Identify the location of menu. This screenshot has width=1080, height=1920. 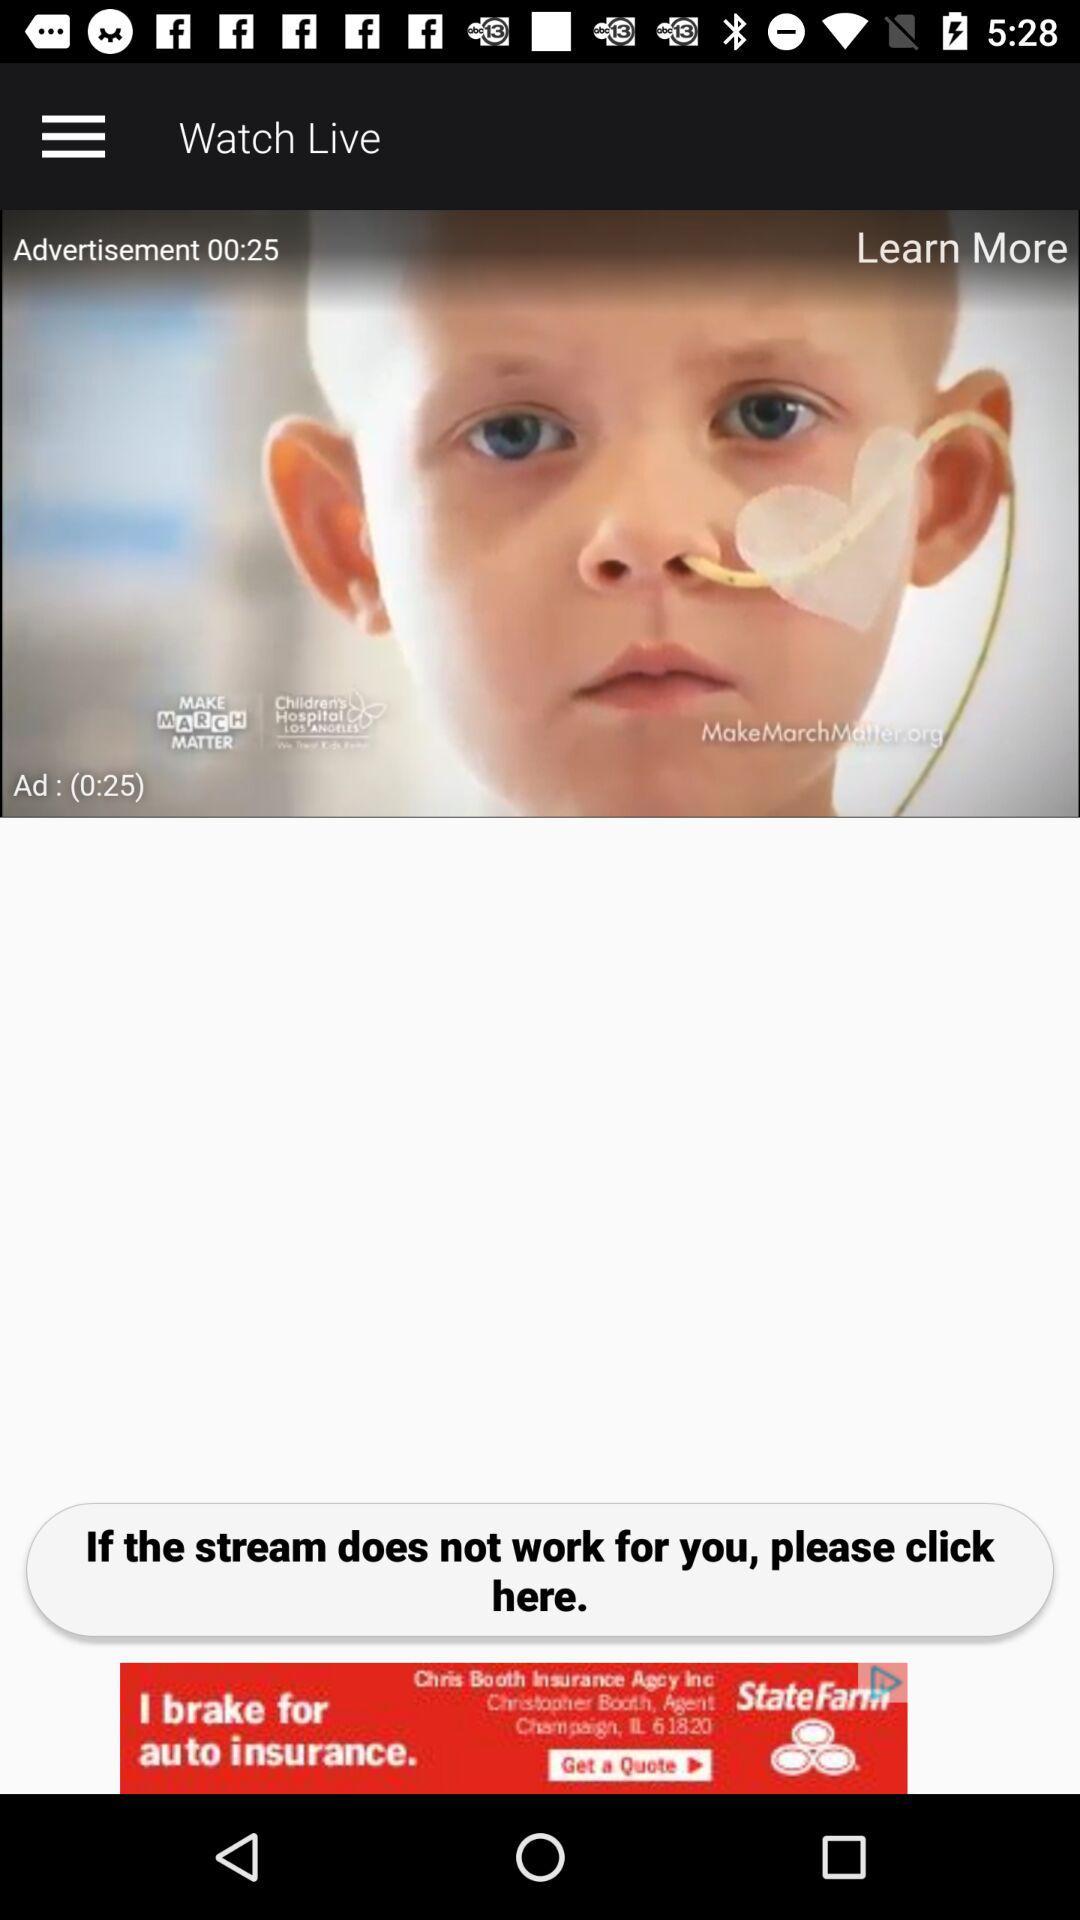
(72, 135).